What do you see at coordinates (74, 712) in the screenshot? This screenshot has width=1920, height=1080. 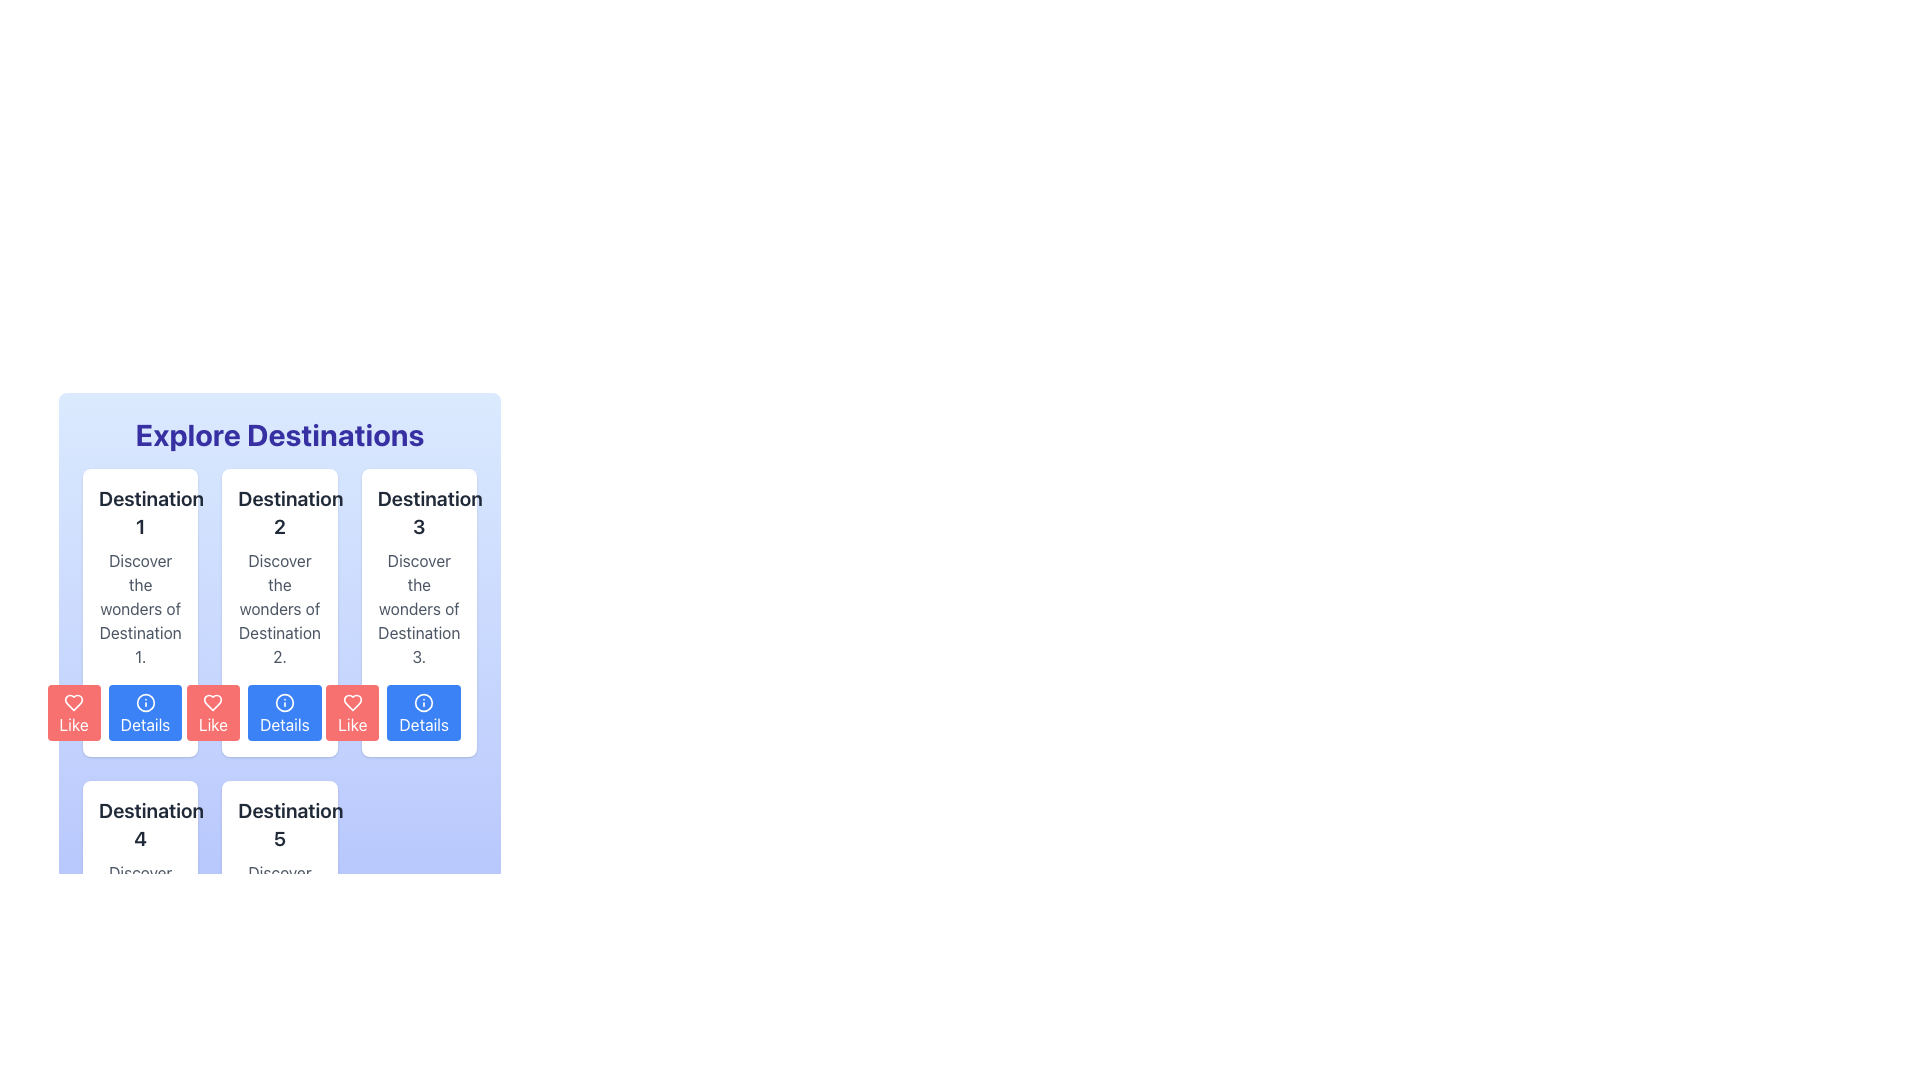 I see `the first button in the horizontal layout under the 'Destination 1' section` at bounding box center [74, 712].